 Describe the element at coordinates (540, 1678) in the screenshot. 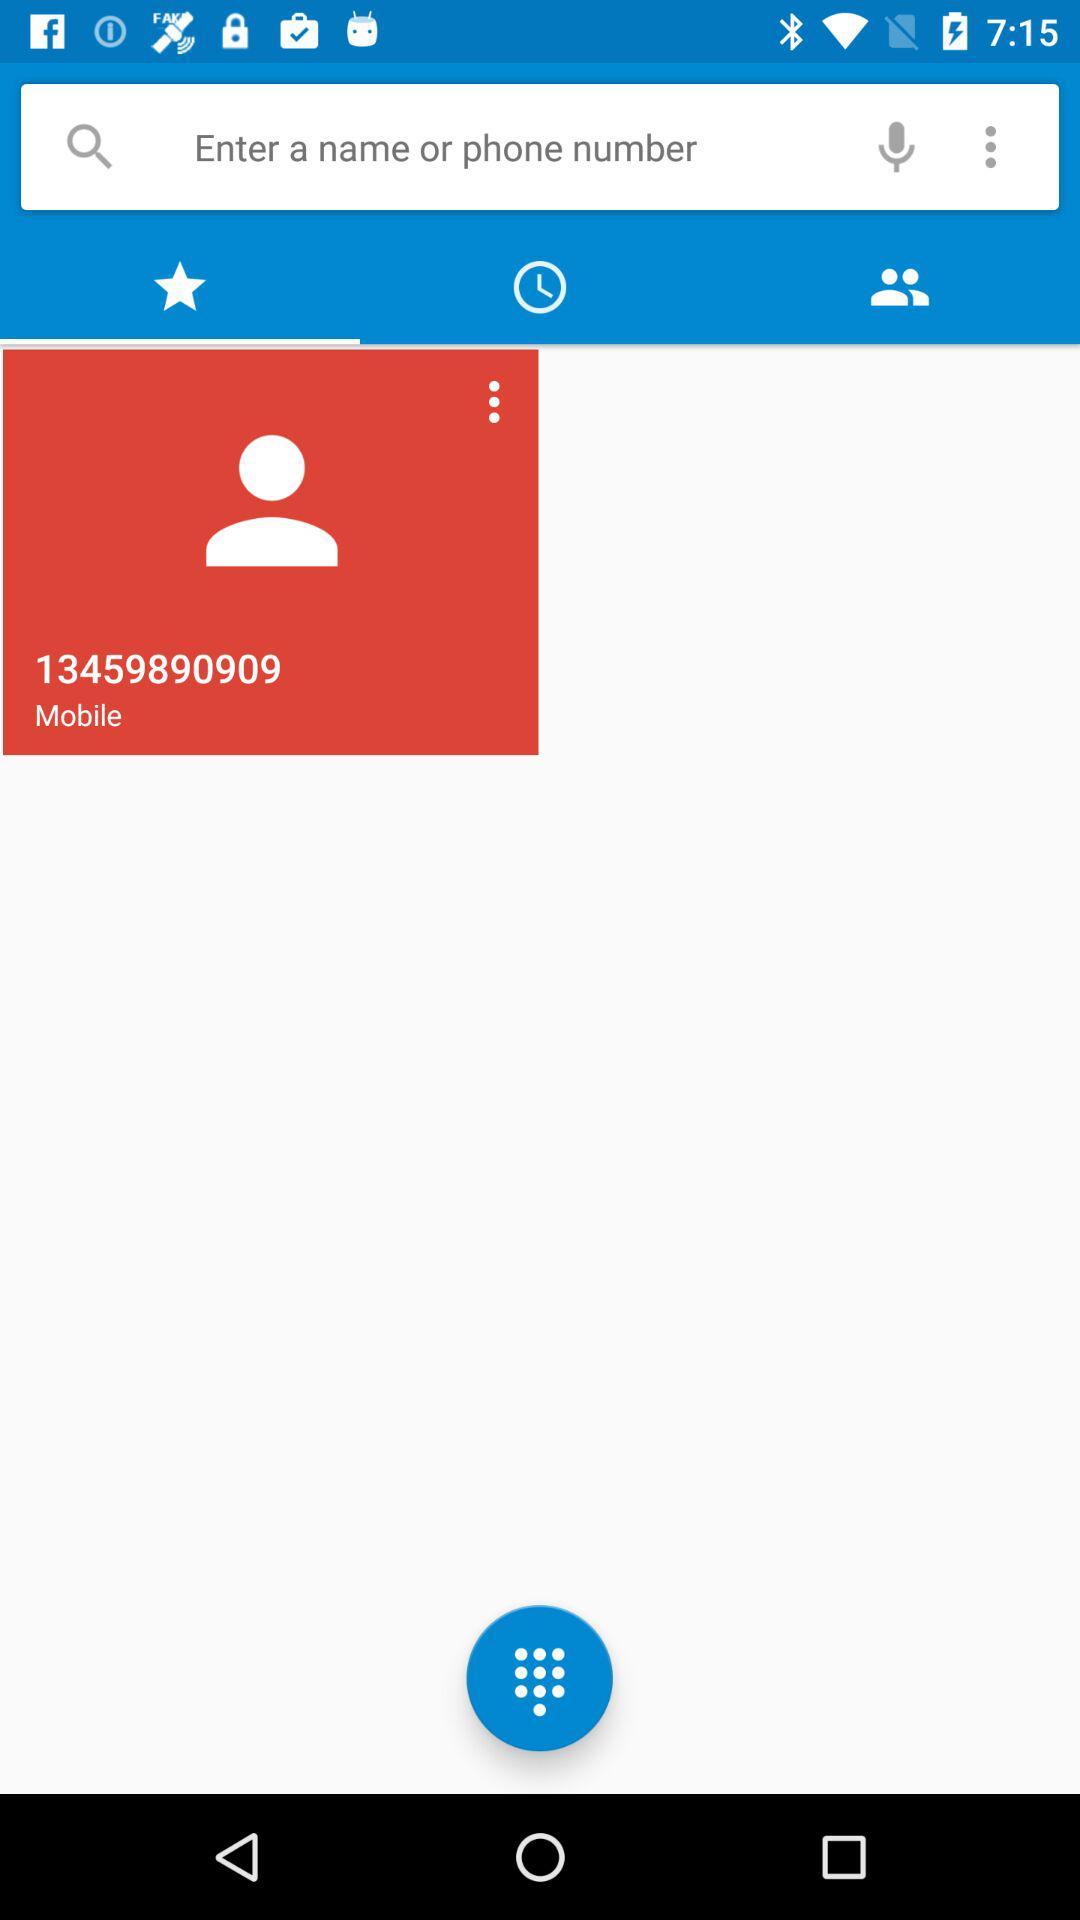

I see `the dialpad icon` at that location.